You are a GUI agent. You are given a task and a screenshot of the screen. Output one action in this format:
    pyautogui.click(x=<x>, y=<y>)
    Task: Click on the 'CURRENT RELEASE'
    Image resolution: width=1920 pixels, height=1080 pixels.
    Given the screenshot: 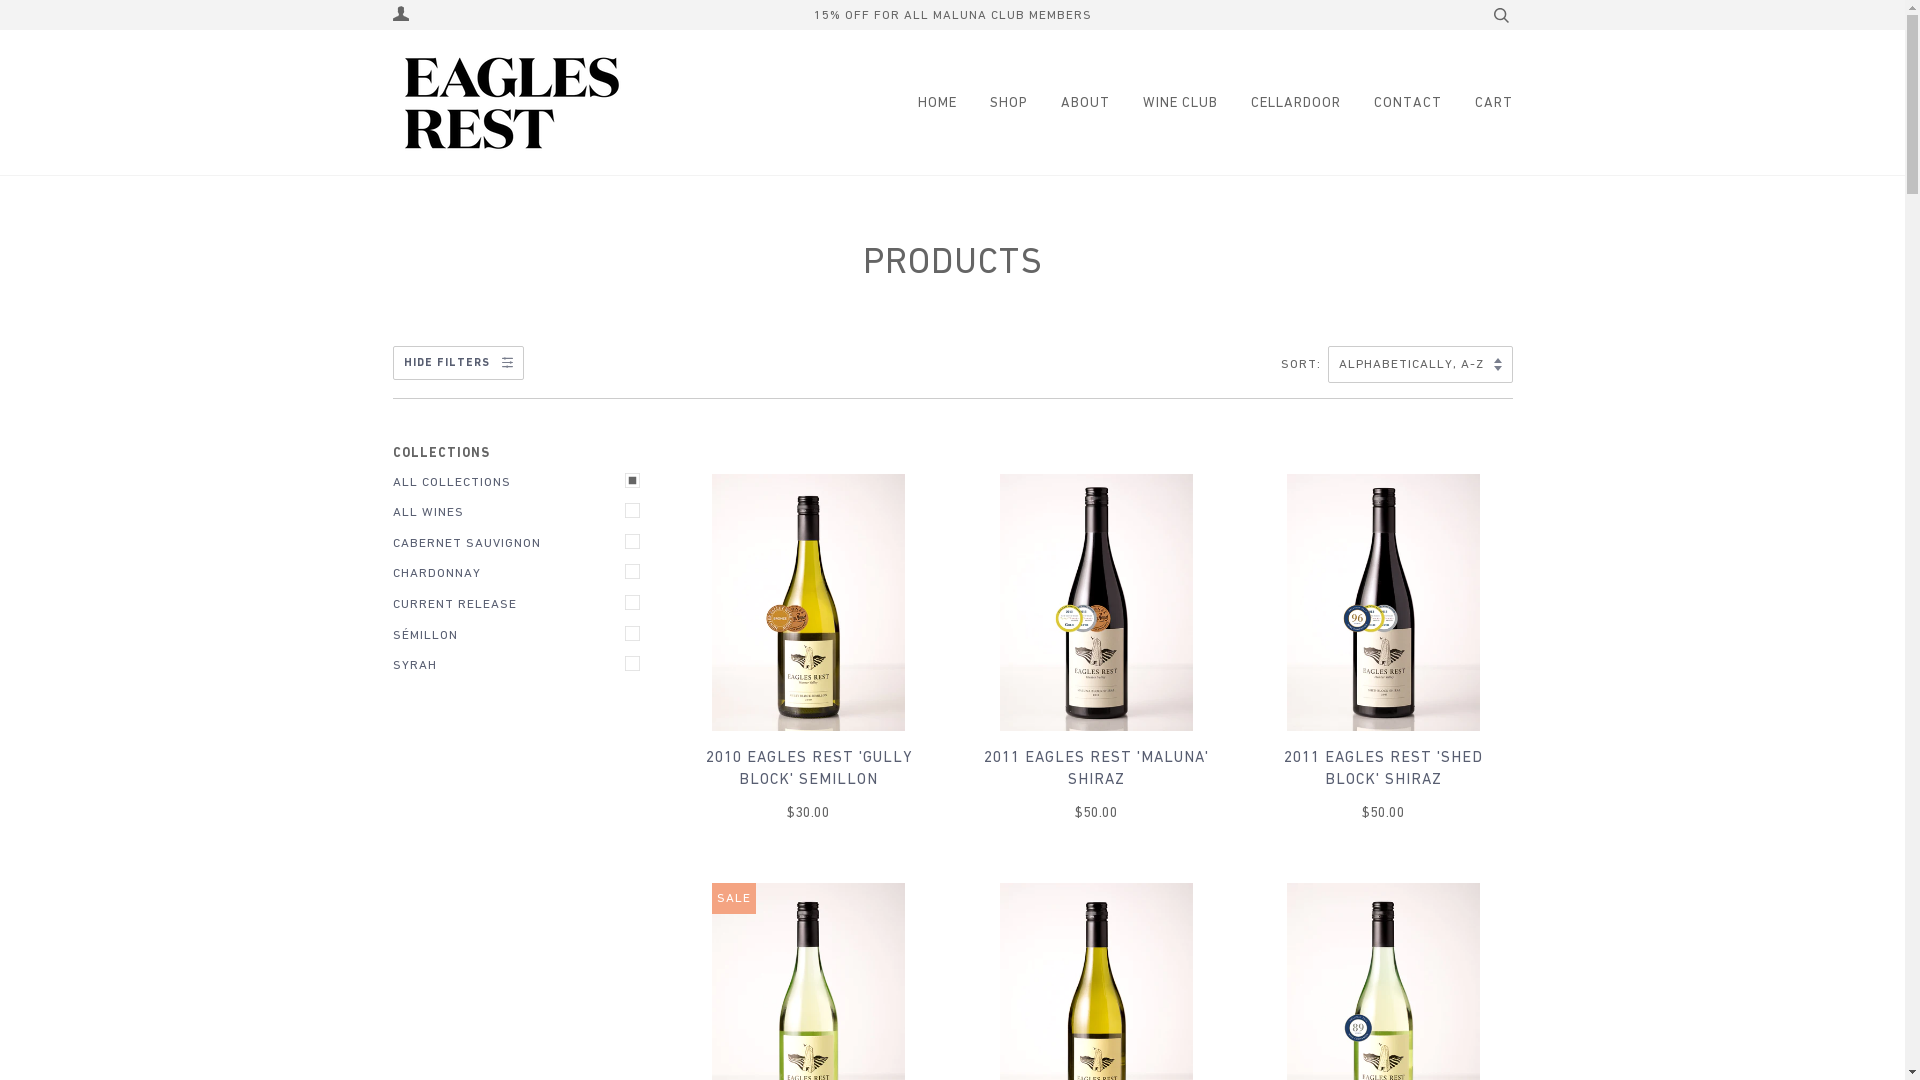 What is the action you would take?
    pyautogui.click(x=521, y=603)
    